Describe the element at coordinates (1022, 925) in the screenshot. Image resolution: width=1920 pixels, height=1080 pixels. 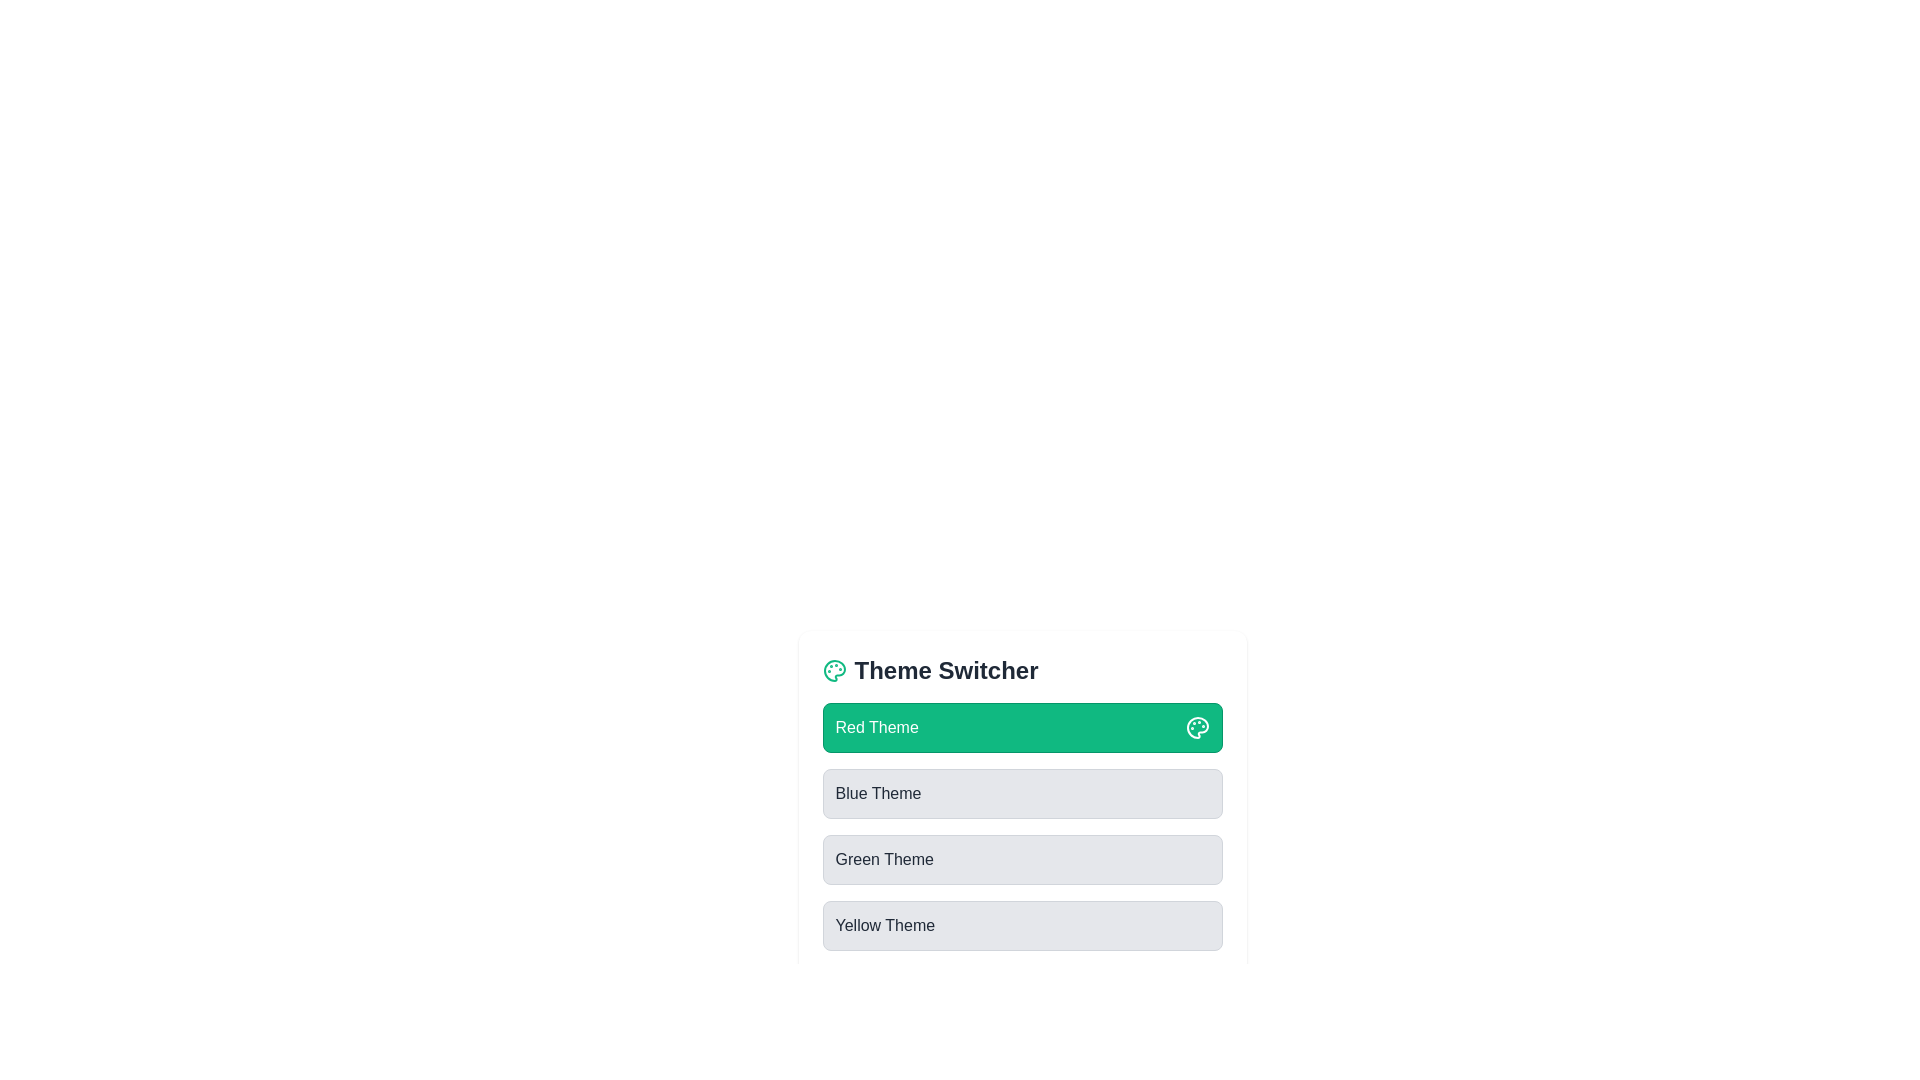
I see `the theme Yellow by clicking on the corresponding button` at that location.